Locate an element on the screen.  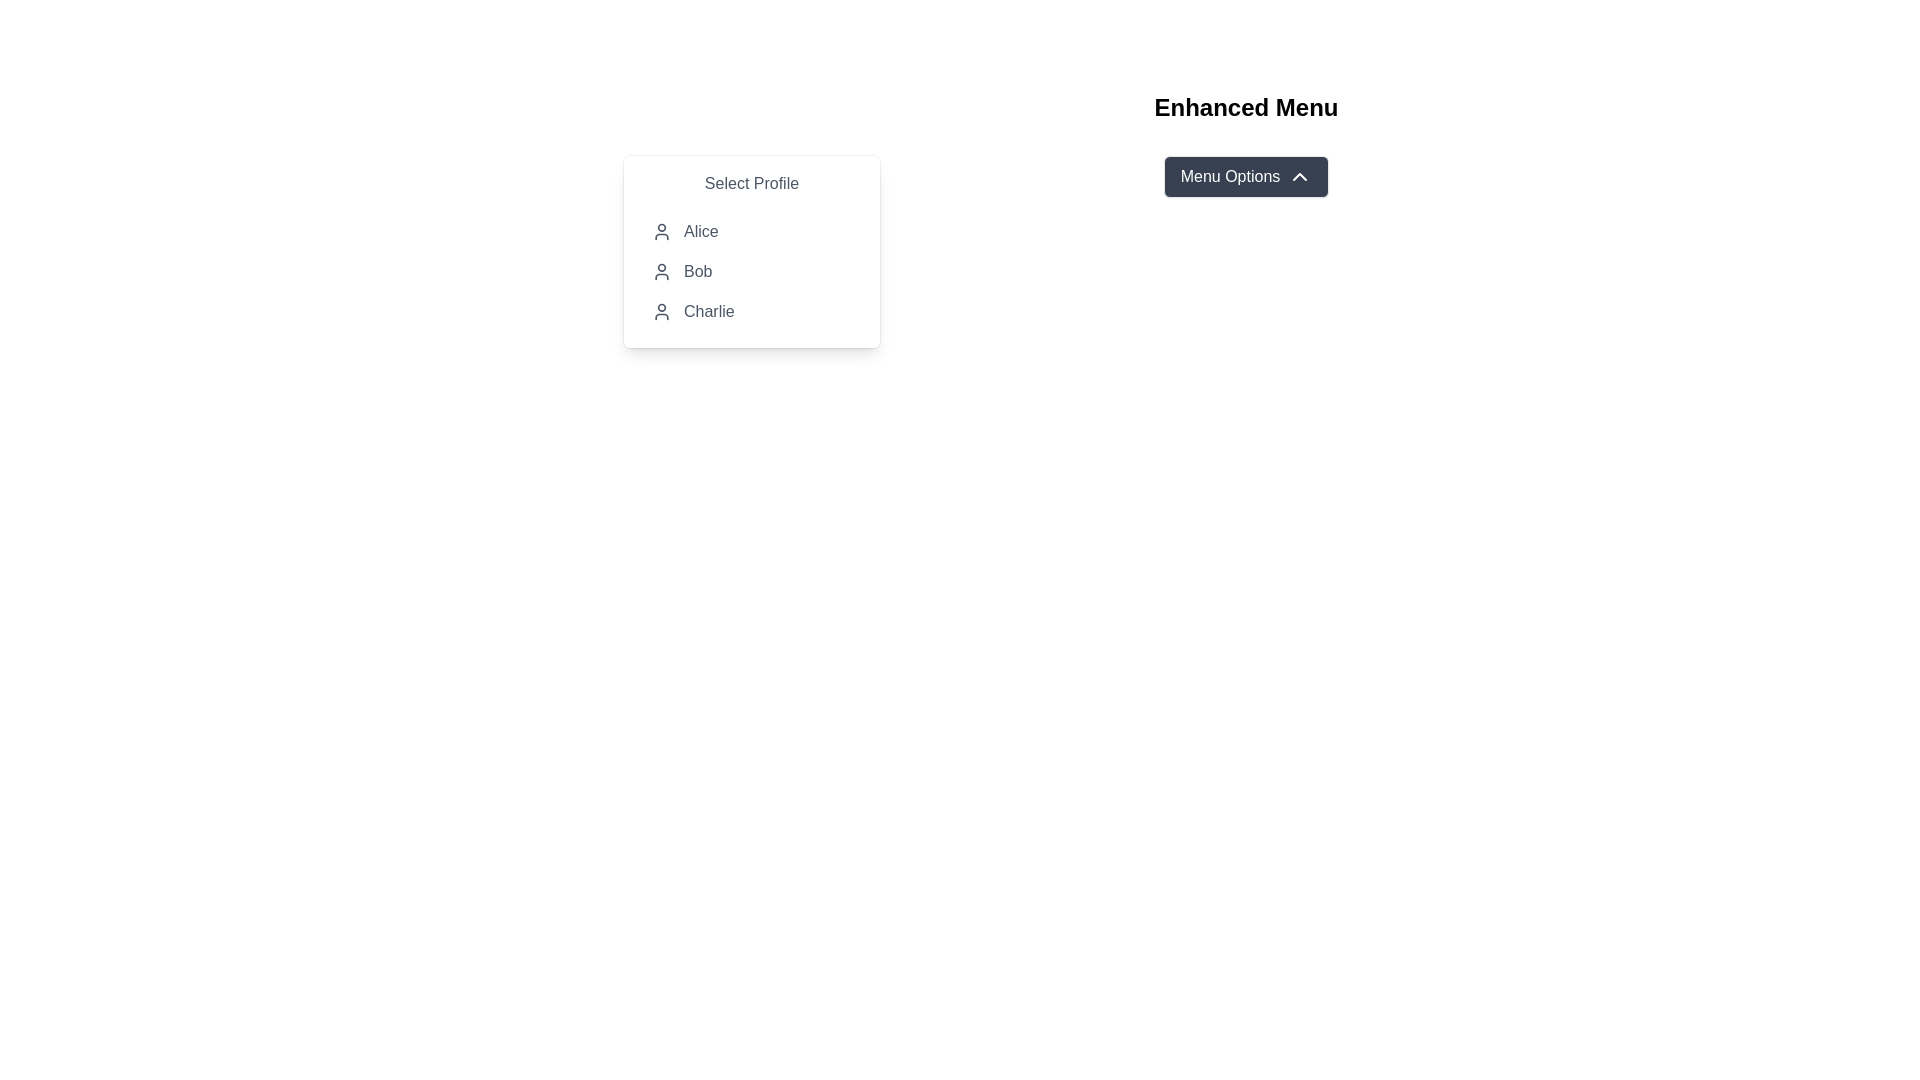
the second MenuItem in the dropdown menu is located at coordinates (751, 272).